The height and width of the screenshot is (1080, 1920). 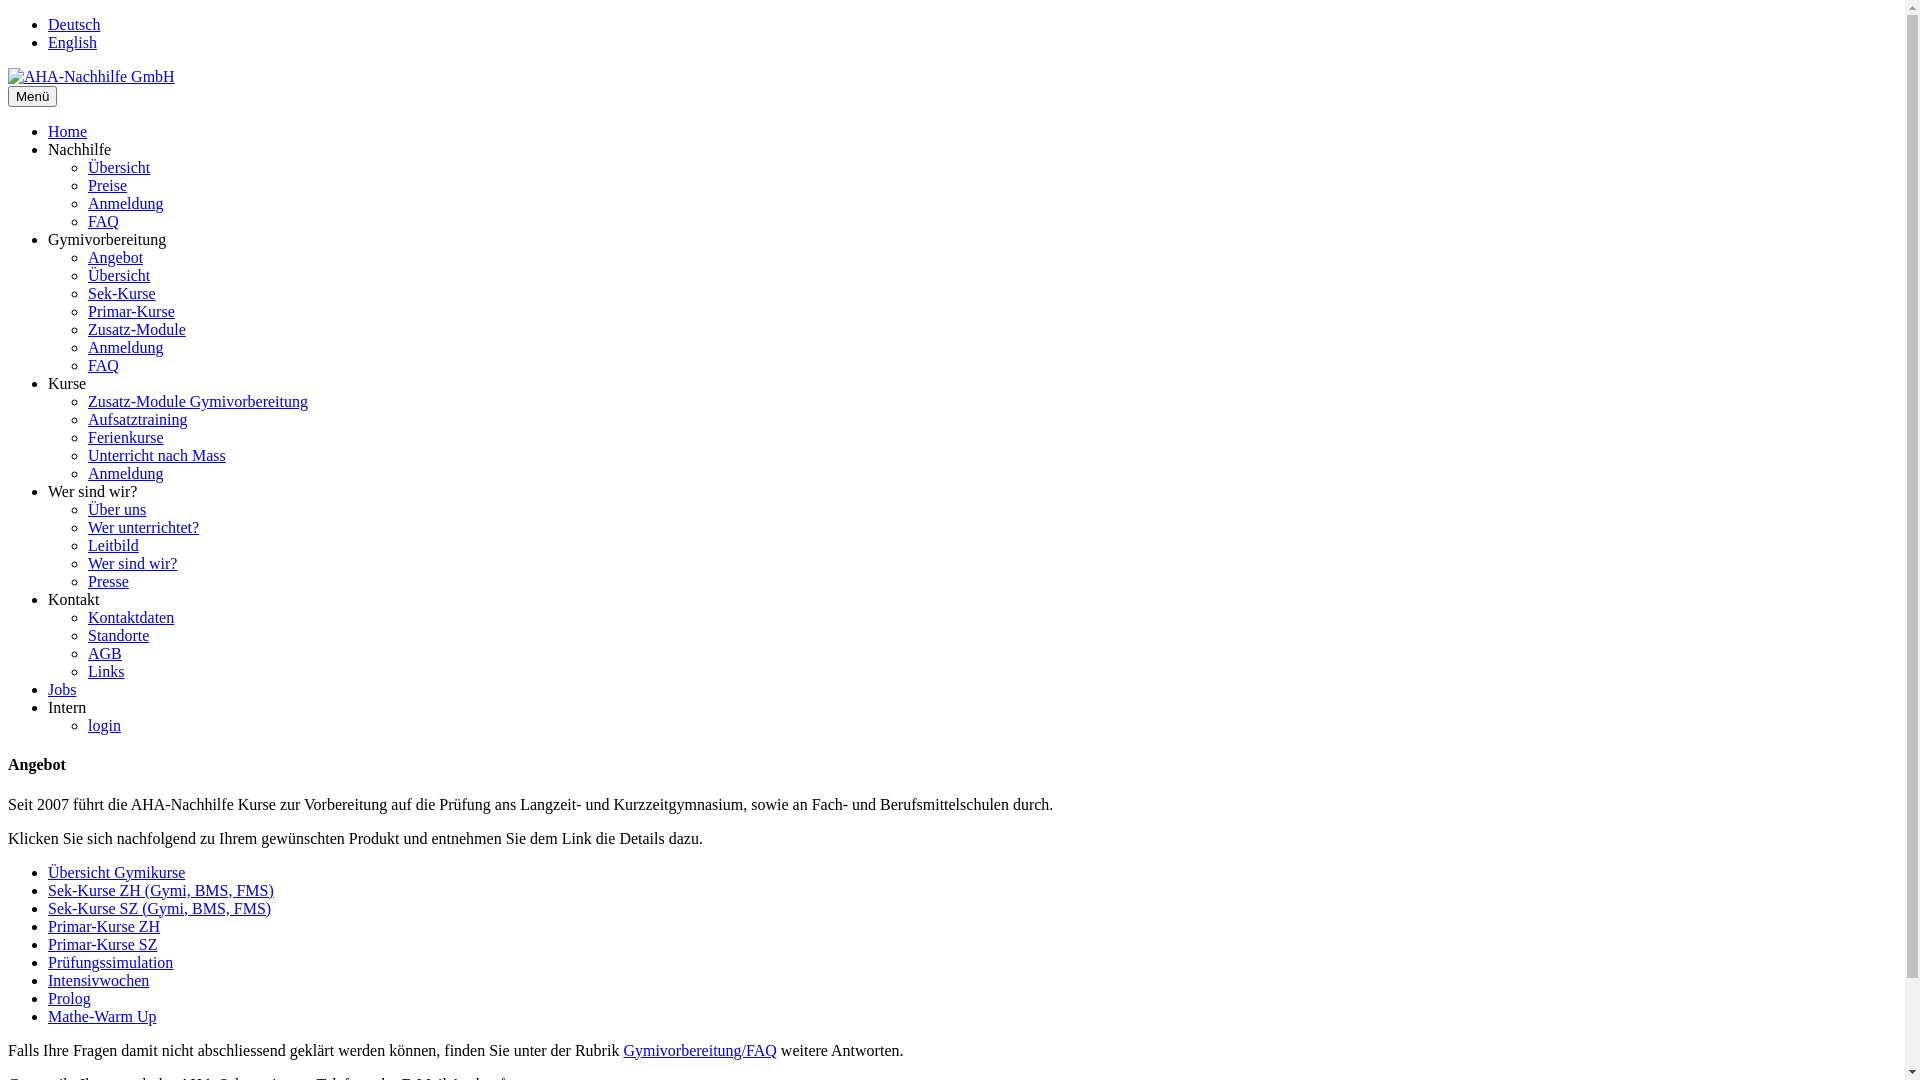 I want to click on 'Ferienkurse', so click(x=124, y=436).